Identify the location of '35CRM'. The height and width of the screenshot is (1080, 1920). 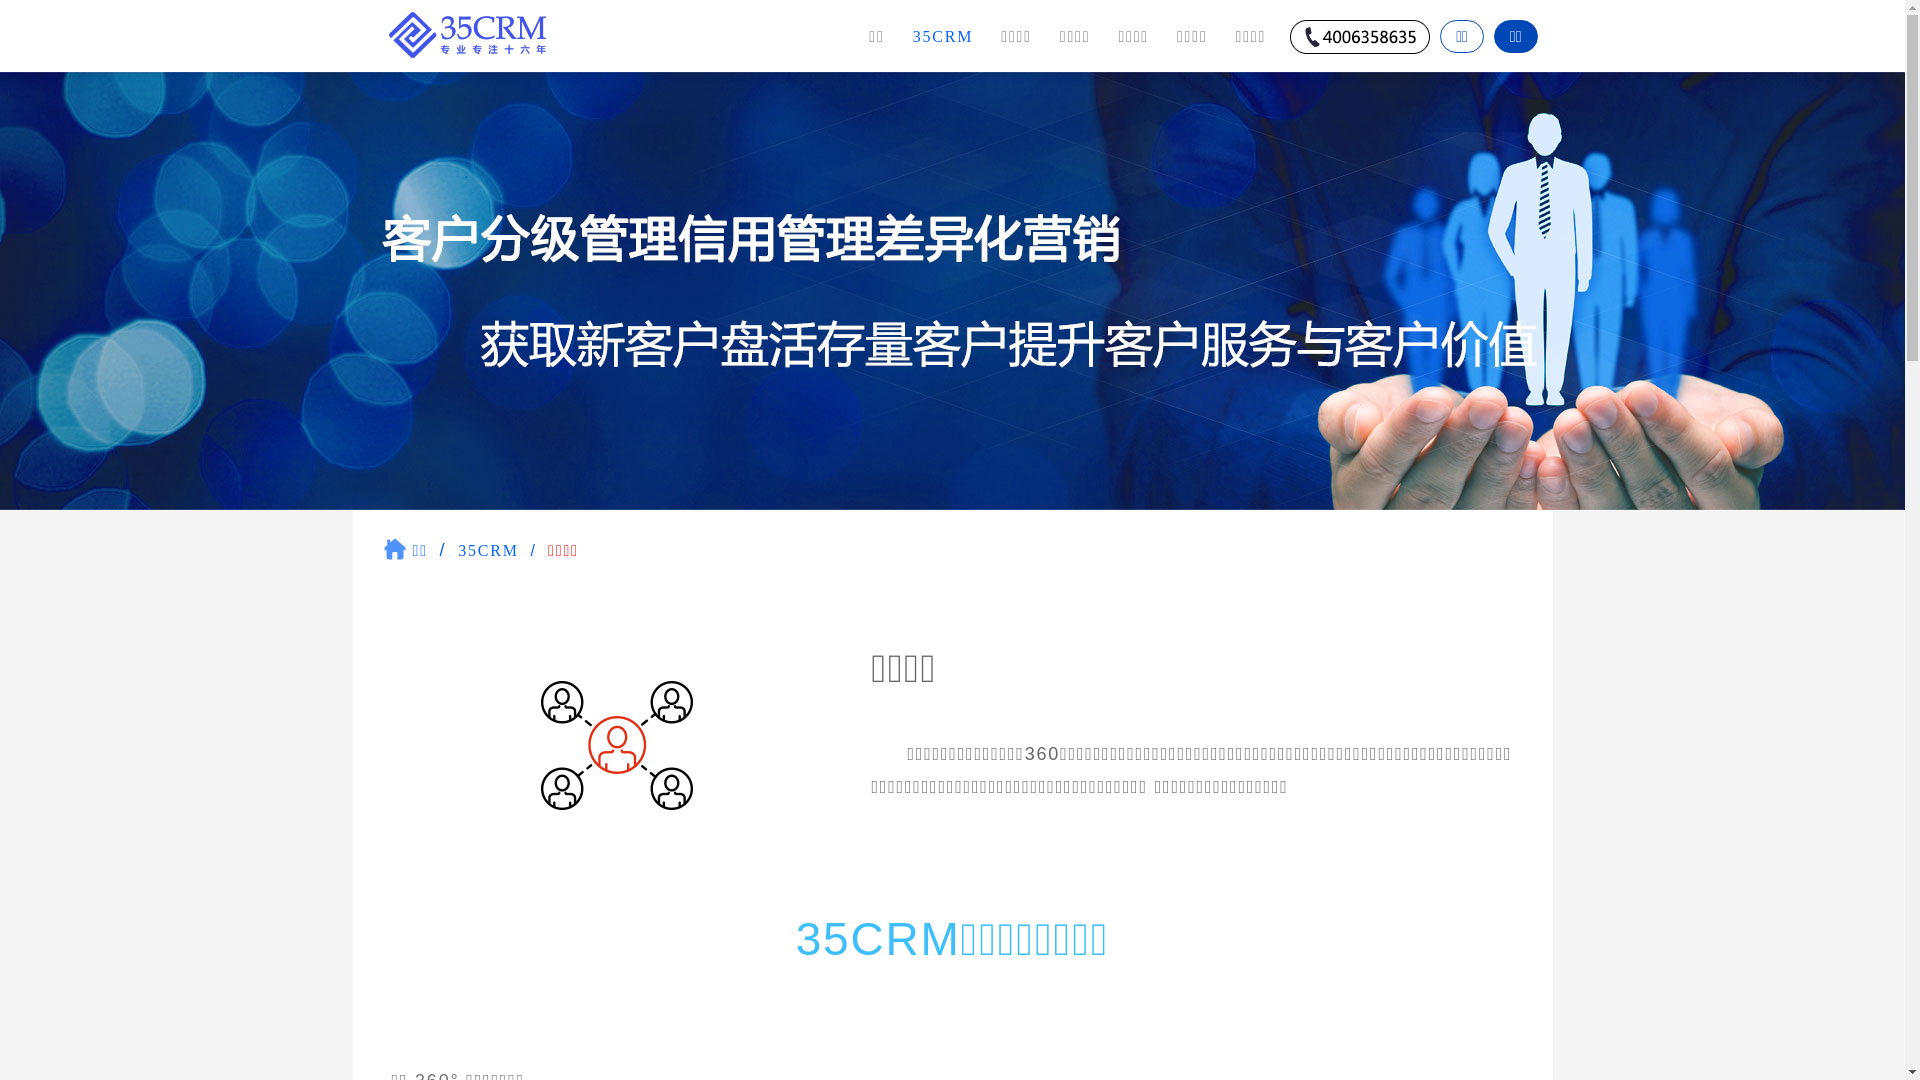
(456, 550).